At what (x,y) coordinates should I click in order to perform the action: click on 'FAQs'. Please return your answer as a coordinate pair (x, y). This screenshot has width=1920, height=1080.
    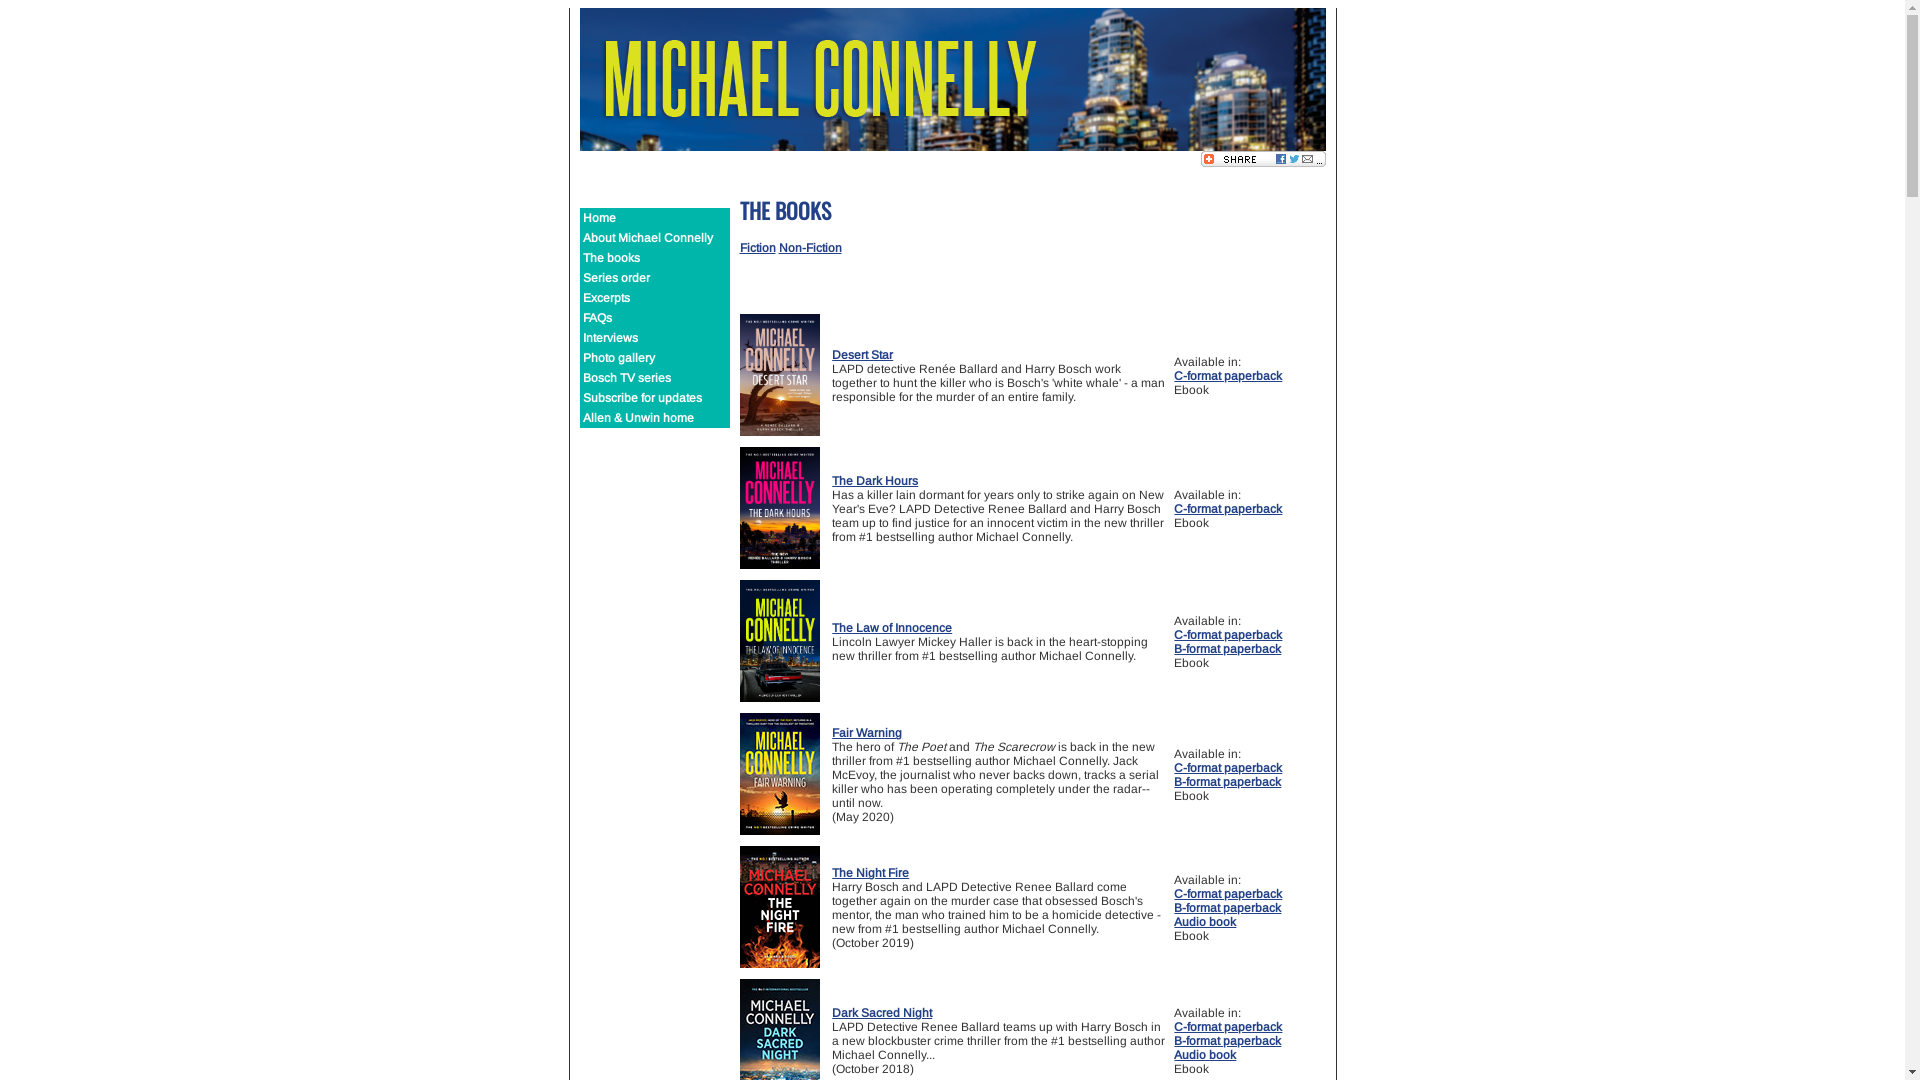
    Looking at the image, I should click on (579, 316).